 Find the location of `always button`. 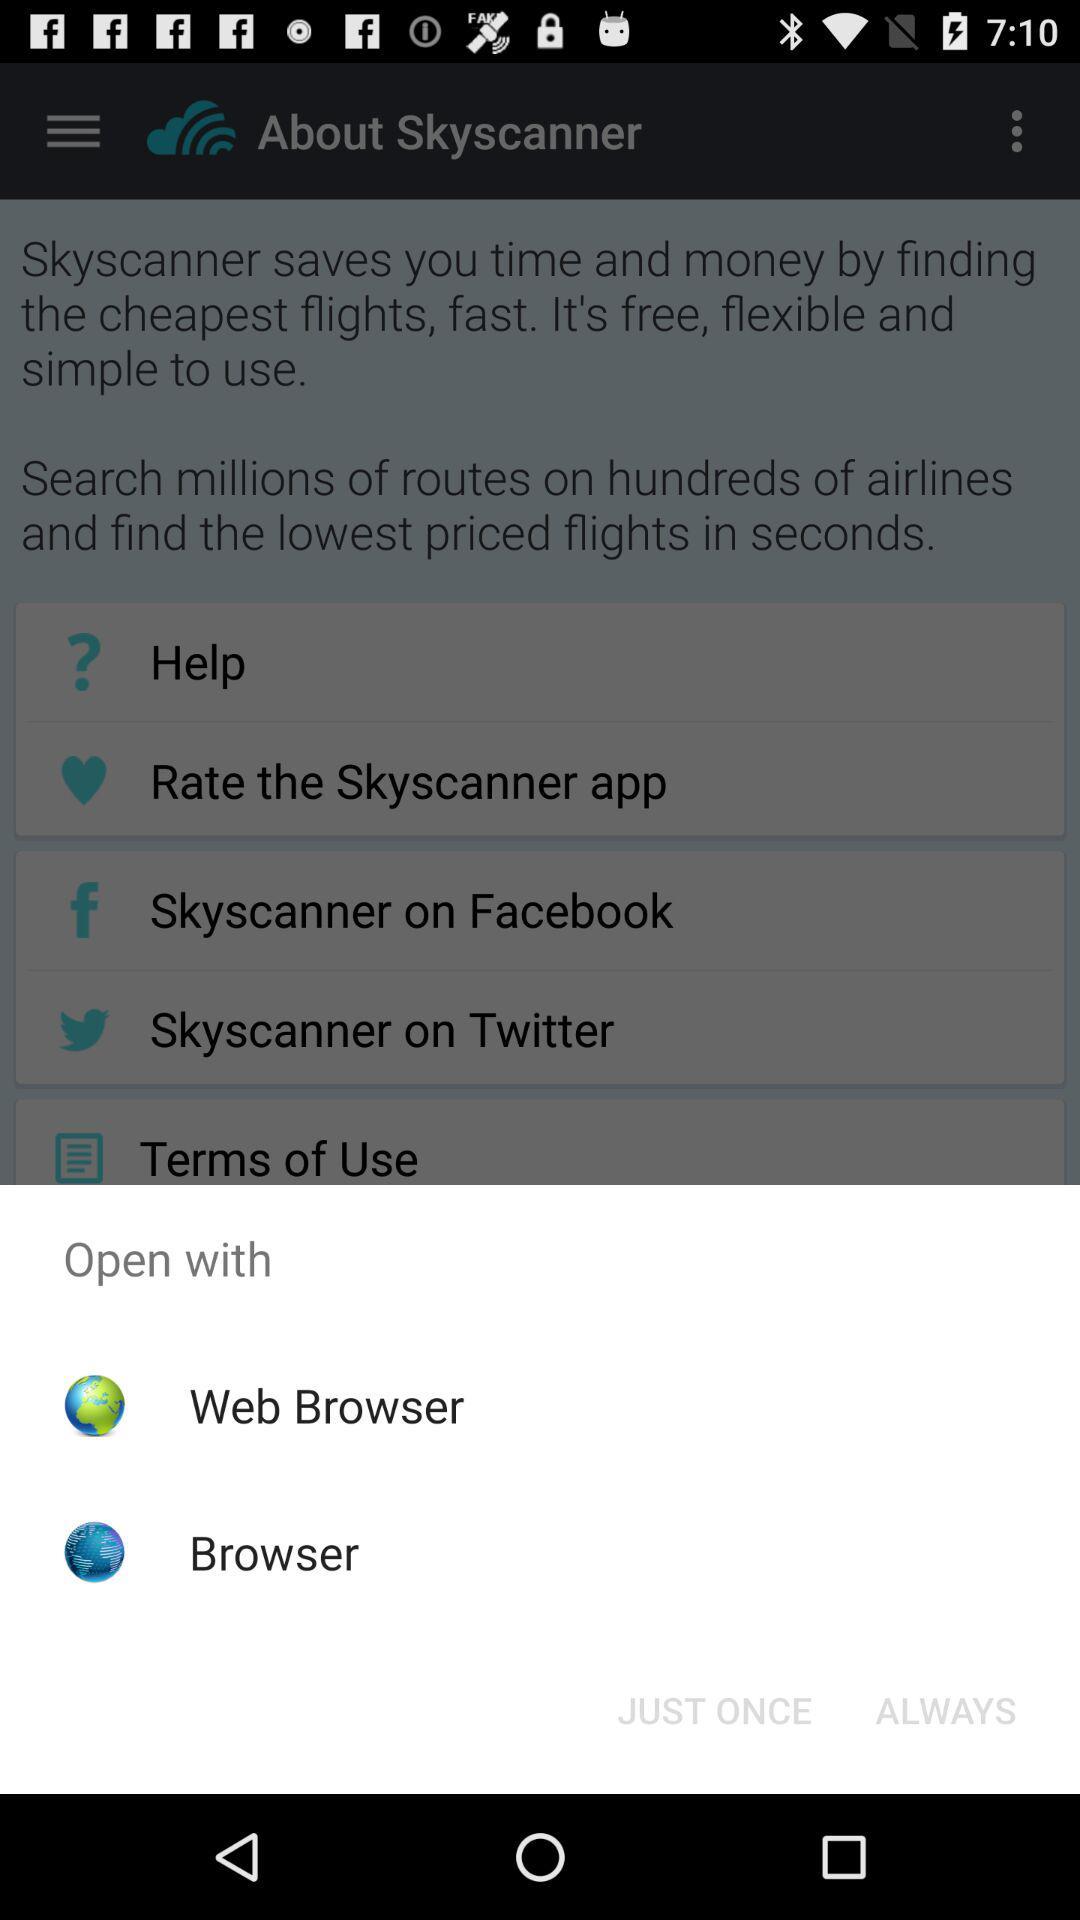

always button is located at coordinates (945, 1708).